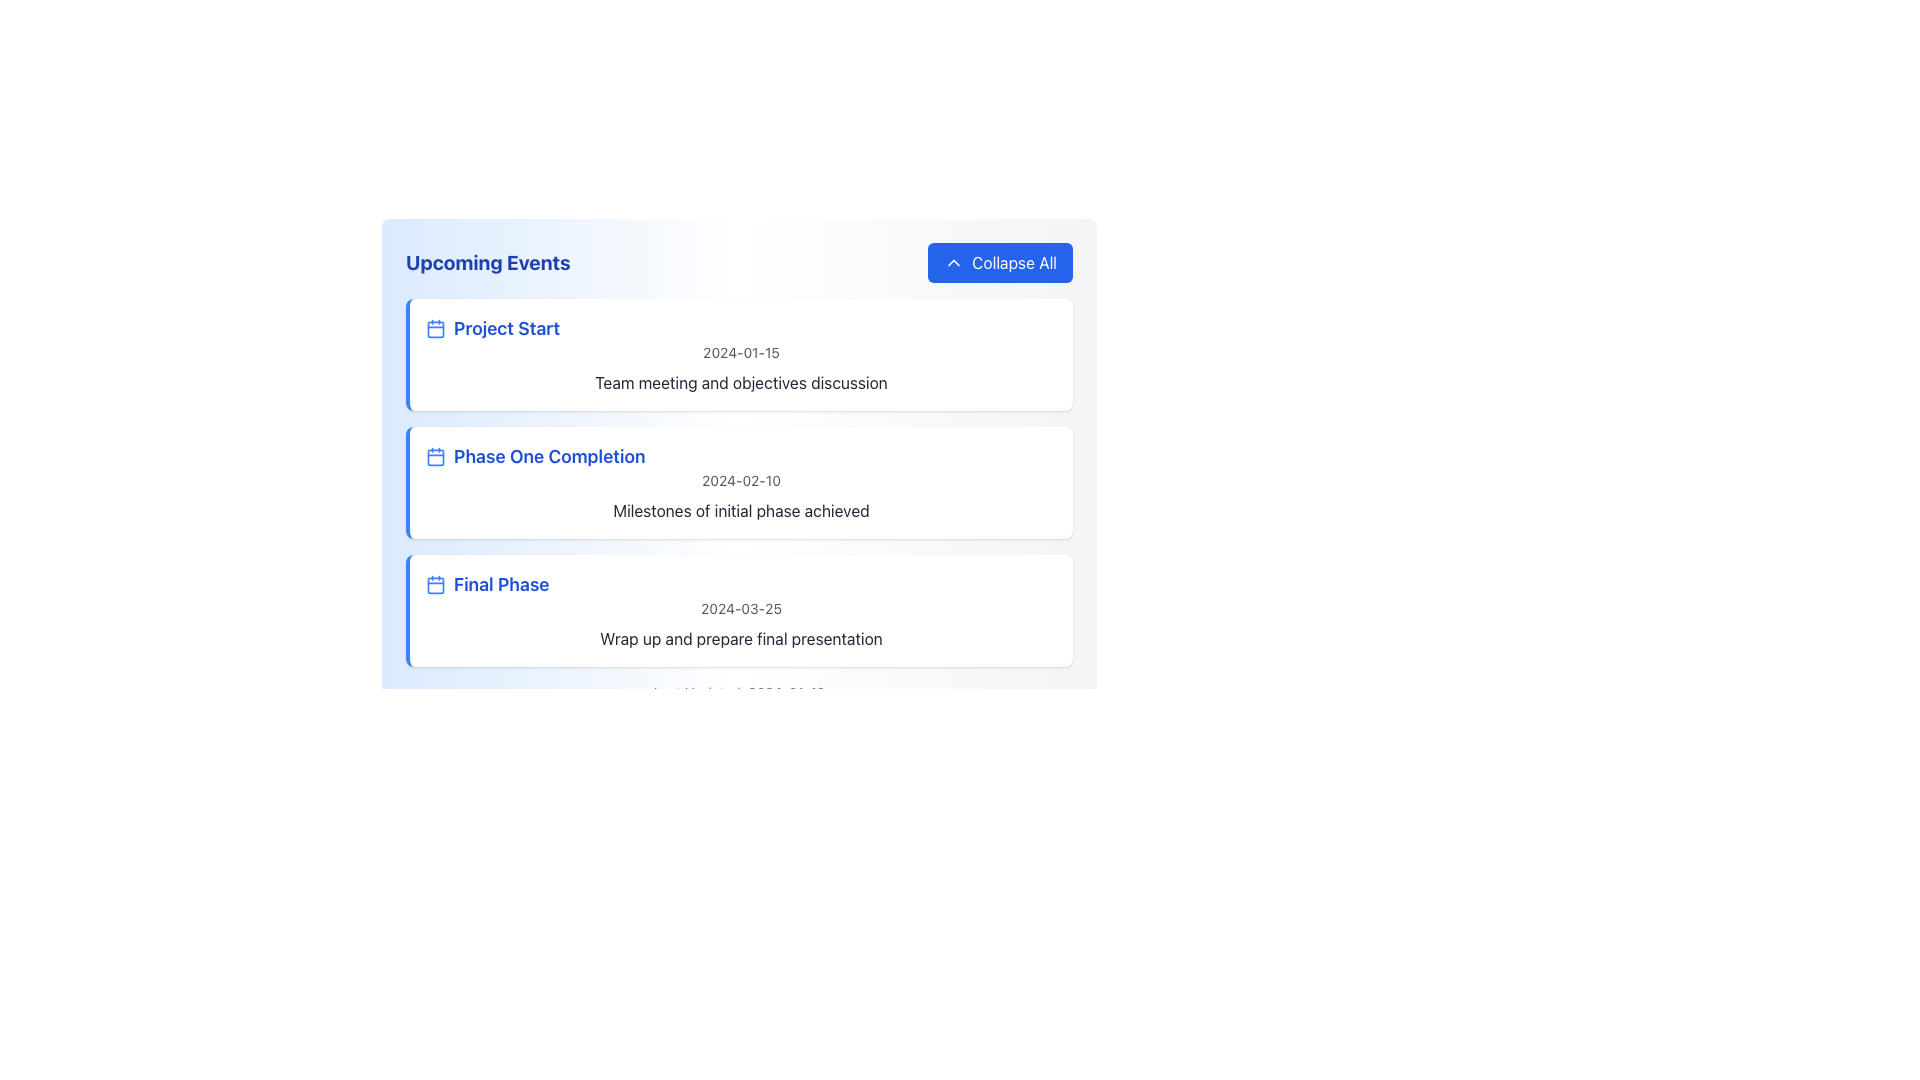  What do you see at coordinates (738, 482) in the screenshot?
I see `the second informational card in the 'Upcoming Events' list, which displays details about a specific event milestone` at bounding box center [738, 482].